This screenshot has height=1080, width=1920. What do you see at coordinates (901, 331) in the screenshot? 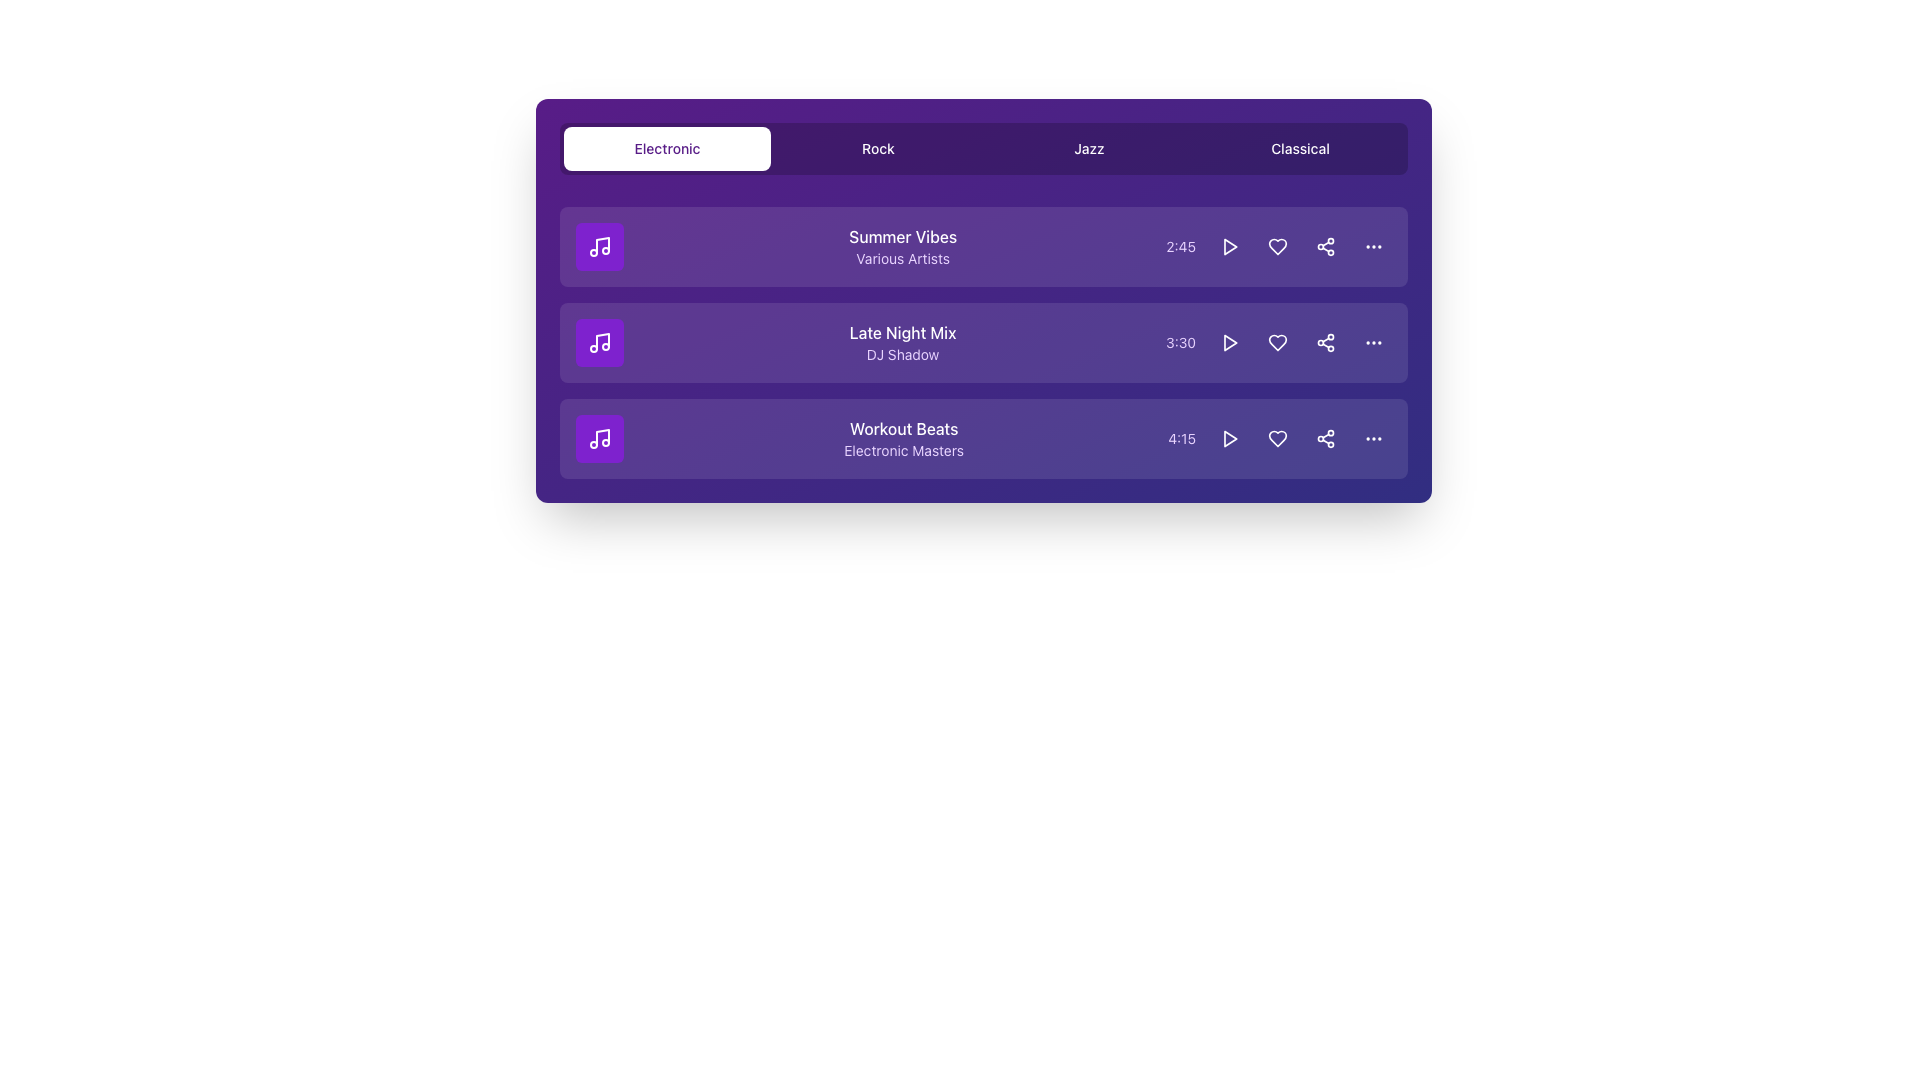
I see `the text label that displays the title of a music track in the second row of the track listing in the 'Electronic' category, located directly above the artist's name 'DJ Shadow'` at bounding box center [901, 331].